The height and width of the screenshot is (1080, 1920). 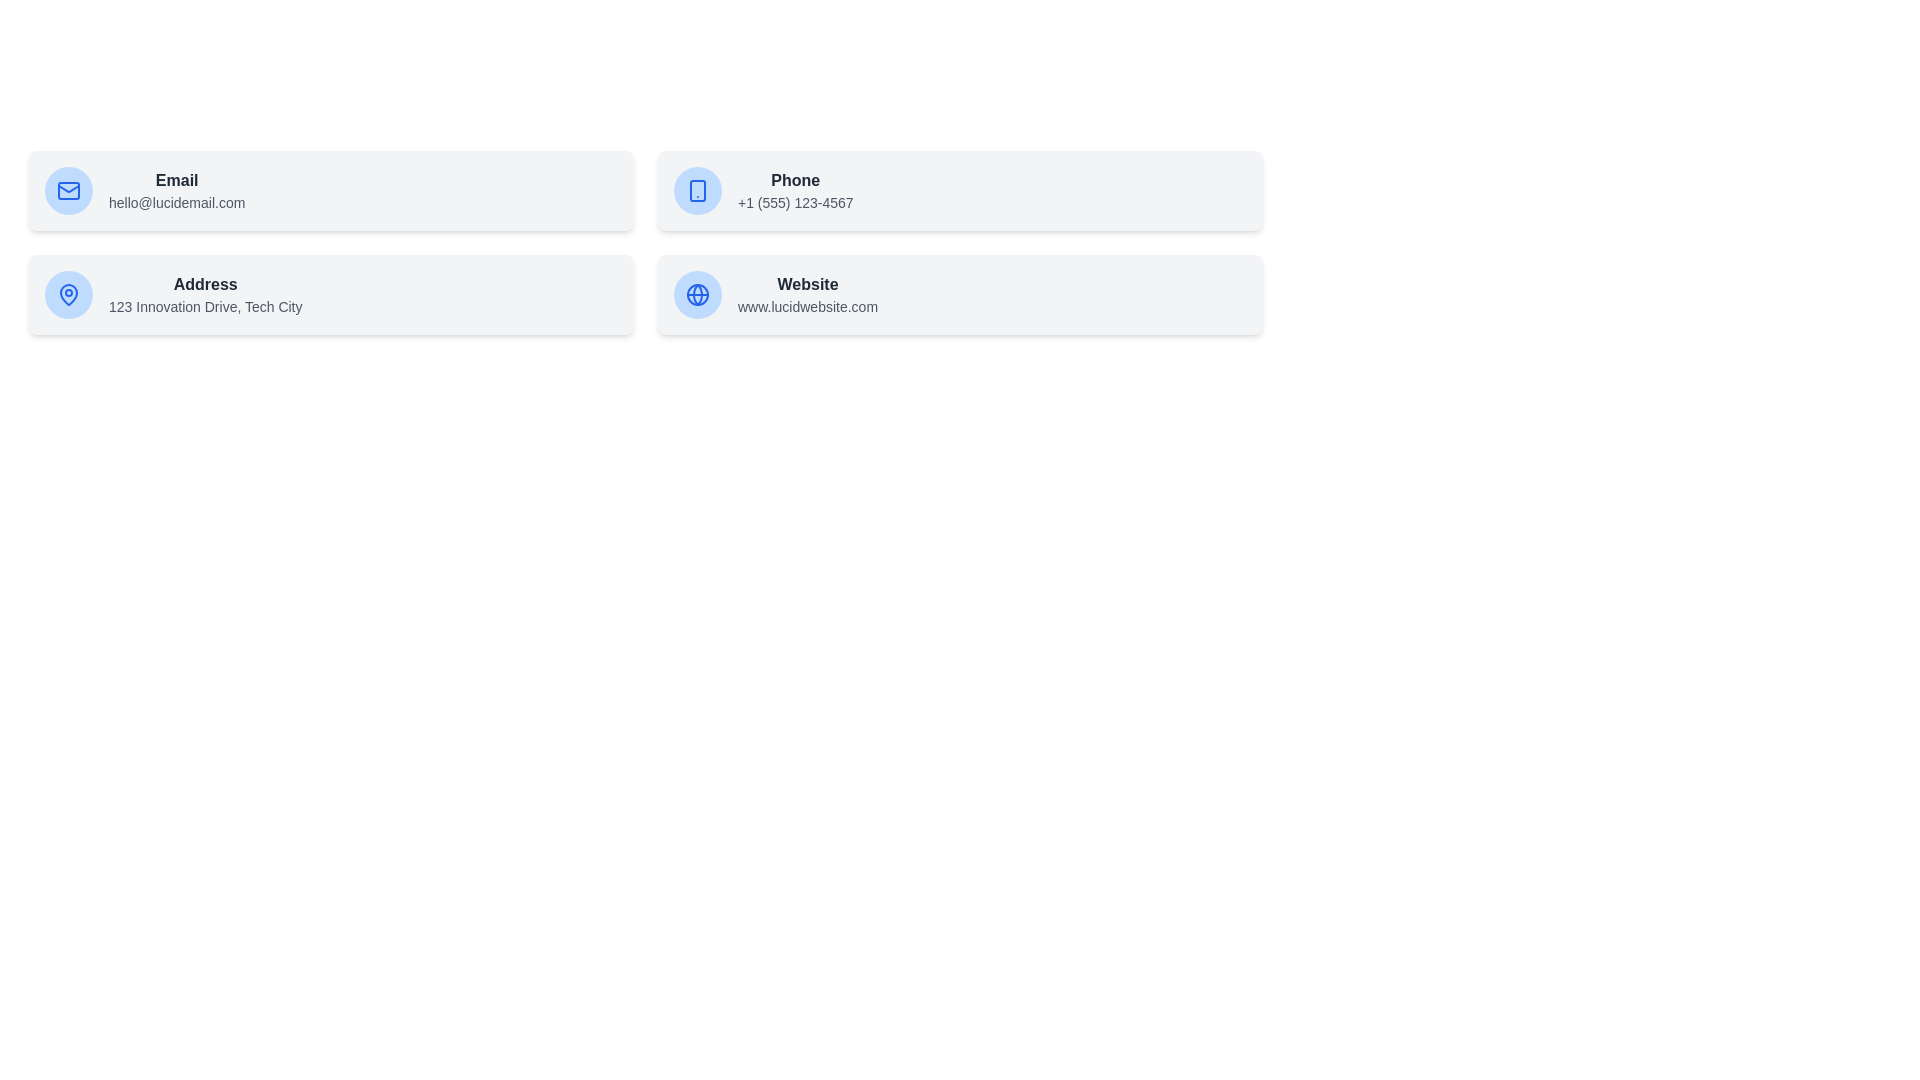 What do you see at coordinates (794, 191) in the screenshot?
I see `the second text label displaying phone contact information, located at the top-right of the interface in the contact information grid` at bounding box center [794, 191].